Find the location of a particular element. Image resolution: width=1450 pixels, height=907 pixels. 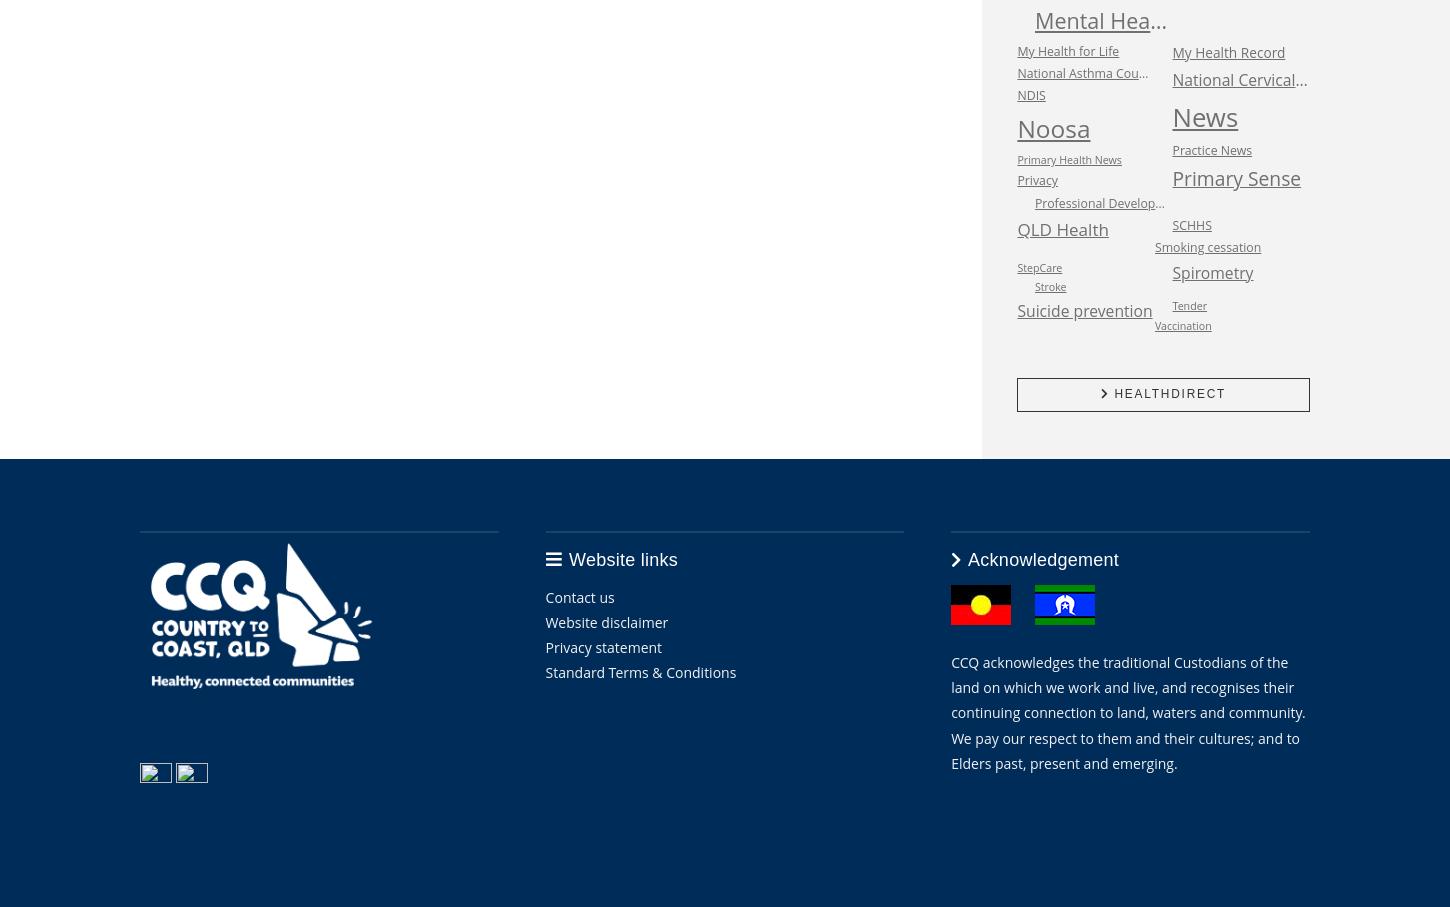

'News' is located at coordinates (1203, 115).